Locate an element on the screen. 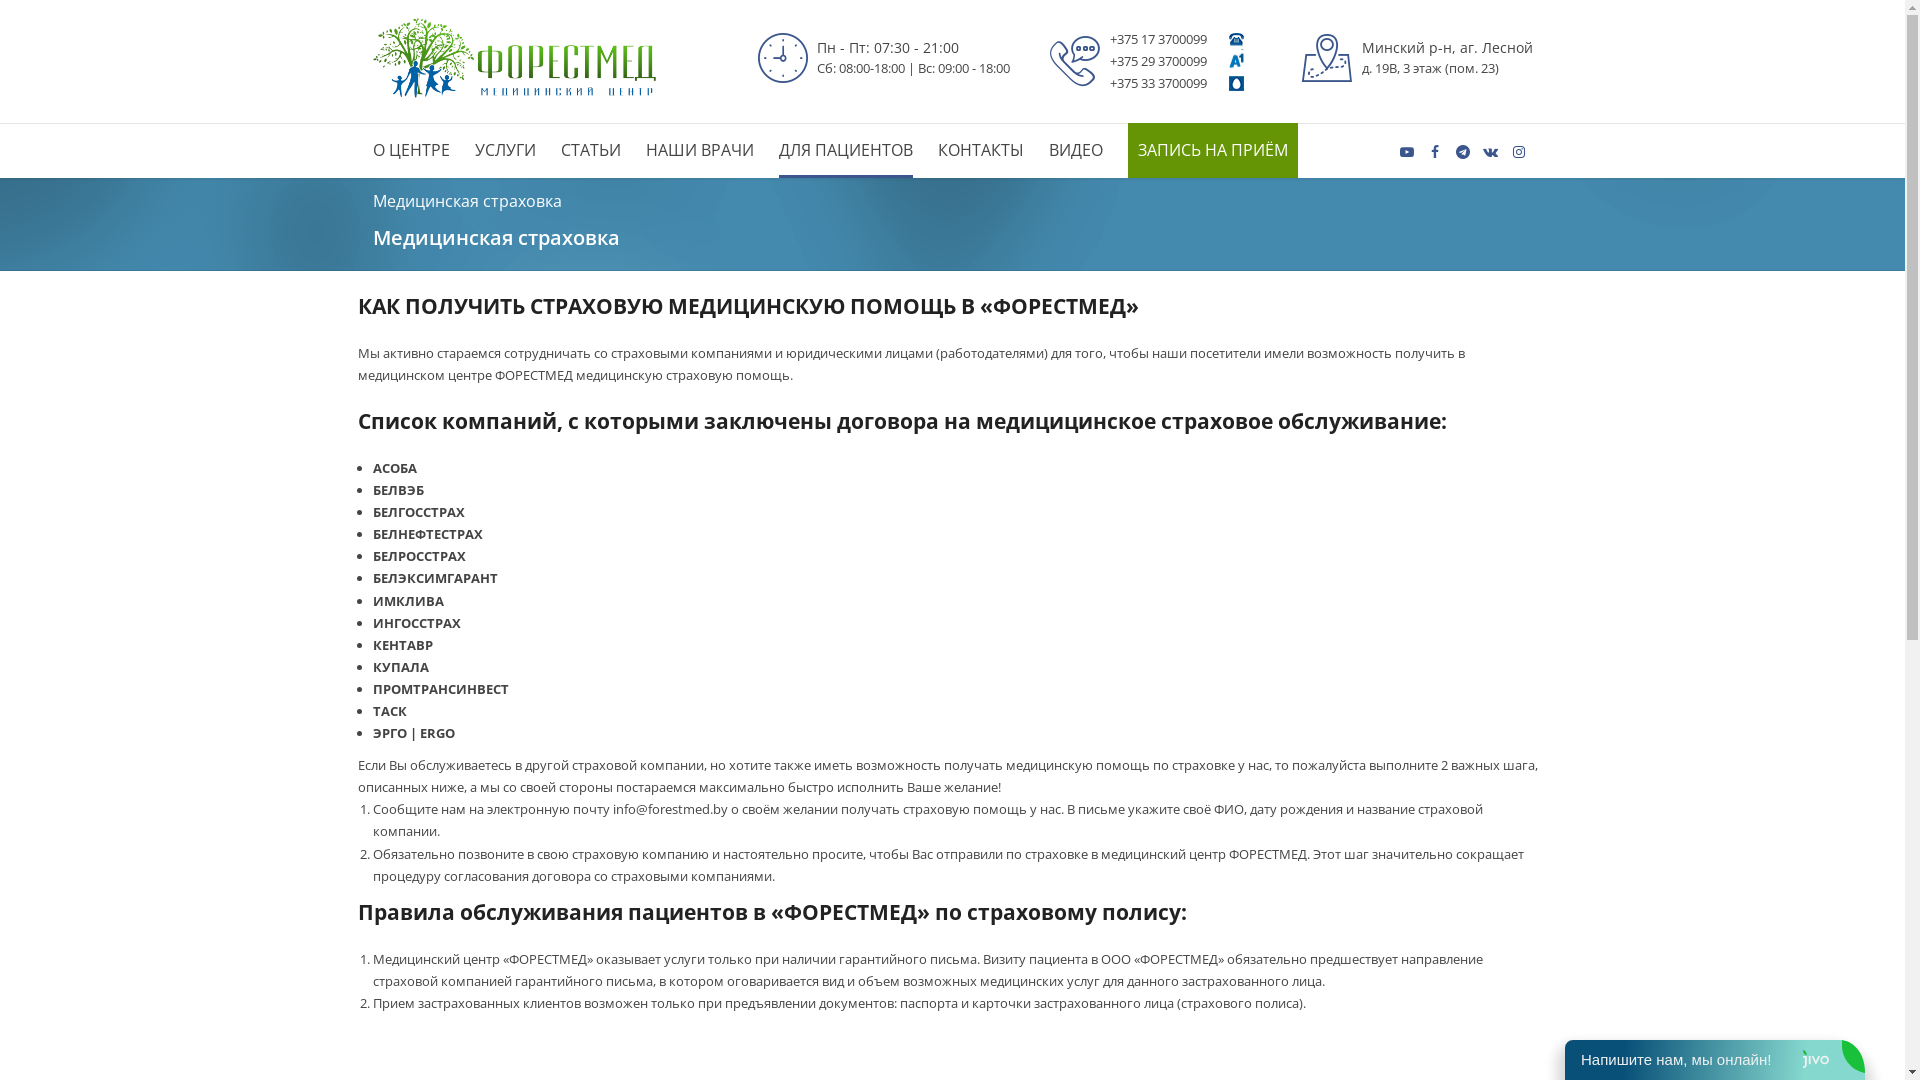  '+375 29 3700099' is located at coordinates (1158, 60).